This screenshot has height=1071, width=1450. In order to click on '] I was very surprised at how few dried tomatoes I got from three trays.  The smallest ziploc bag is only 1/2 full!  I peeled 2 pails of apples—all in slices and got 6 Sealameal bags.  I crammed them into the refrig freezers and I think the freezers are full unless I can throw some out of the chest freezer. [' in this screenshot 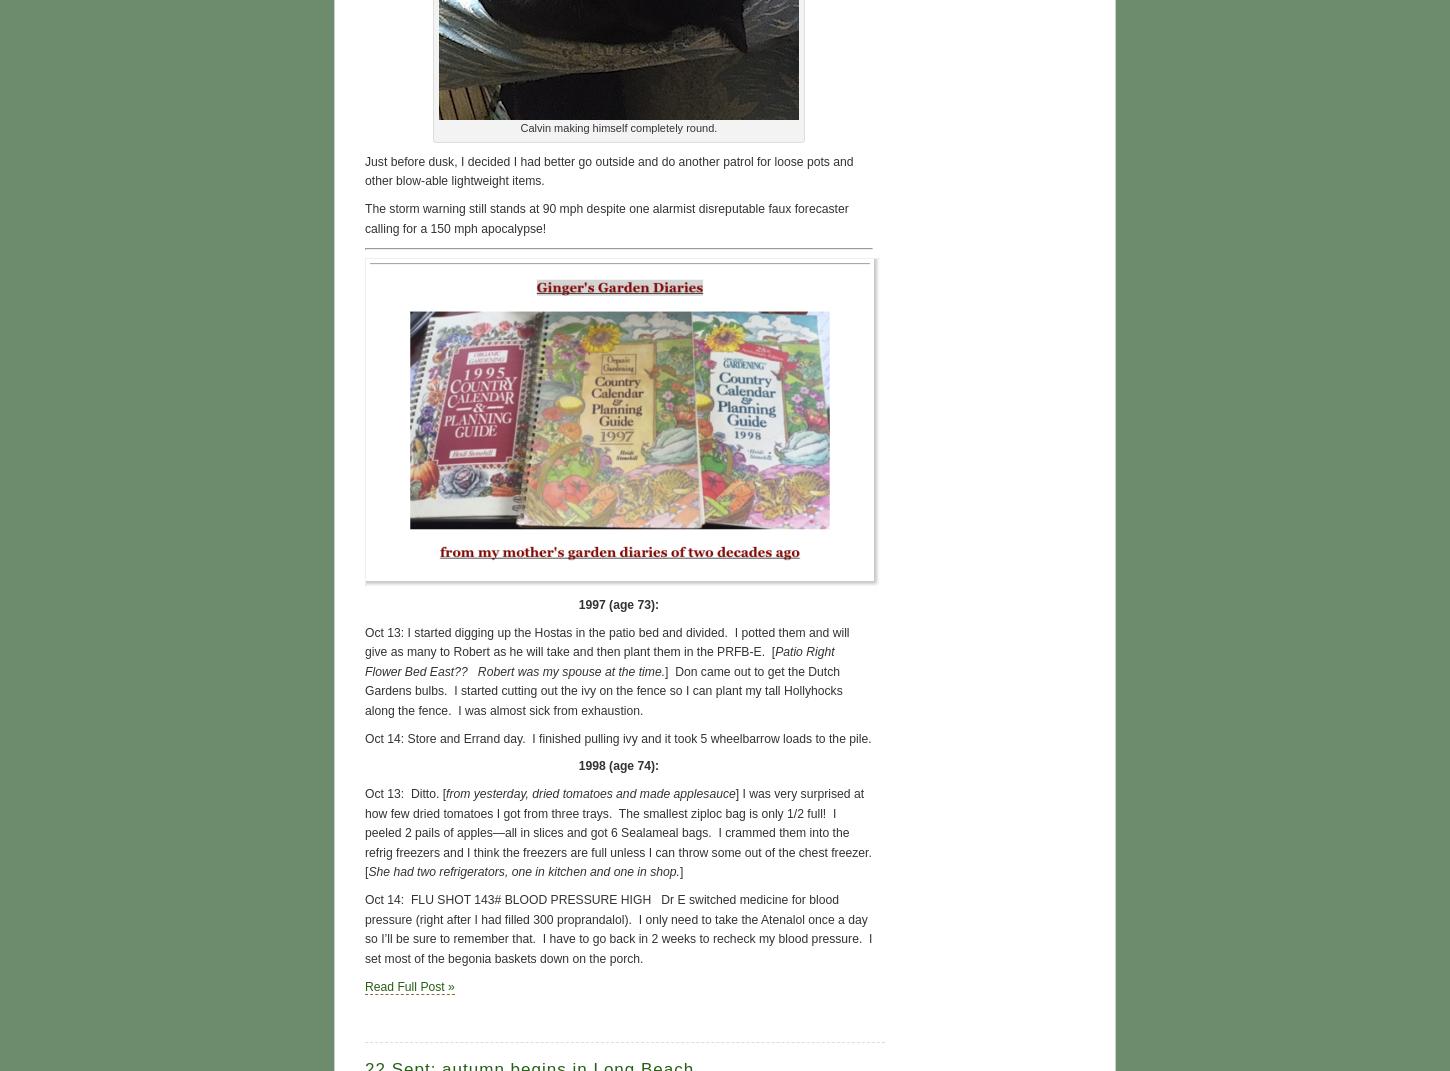, I will do `click(363, 832)`.